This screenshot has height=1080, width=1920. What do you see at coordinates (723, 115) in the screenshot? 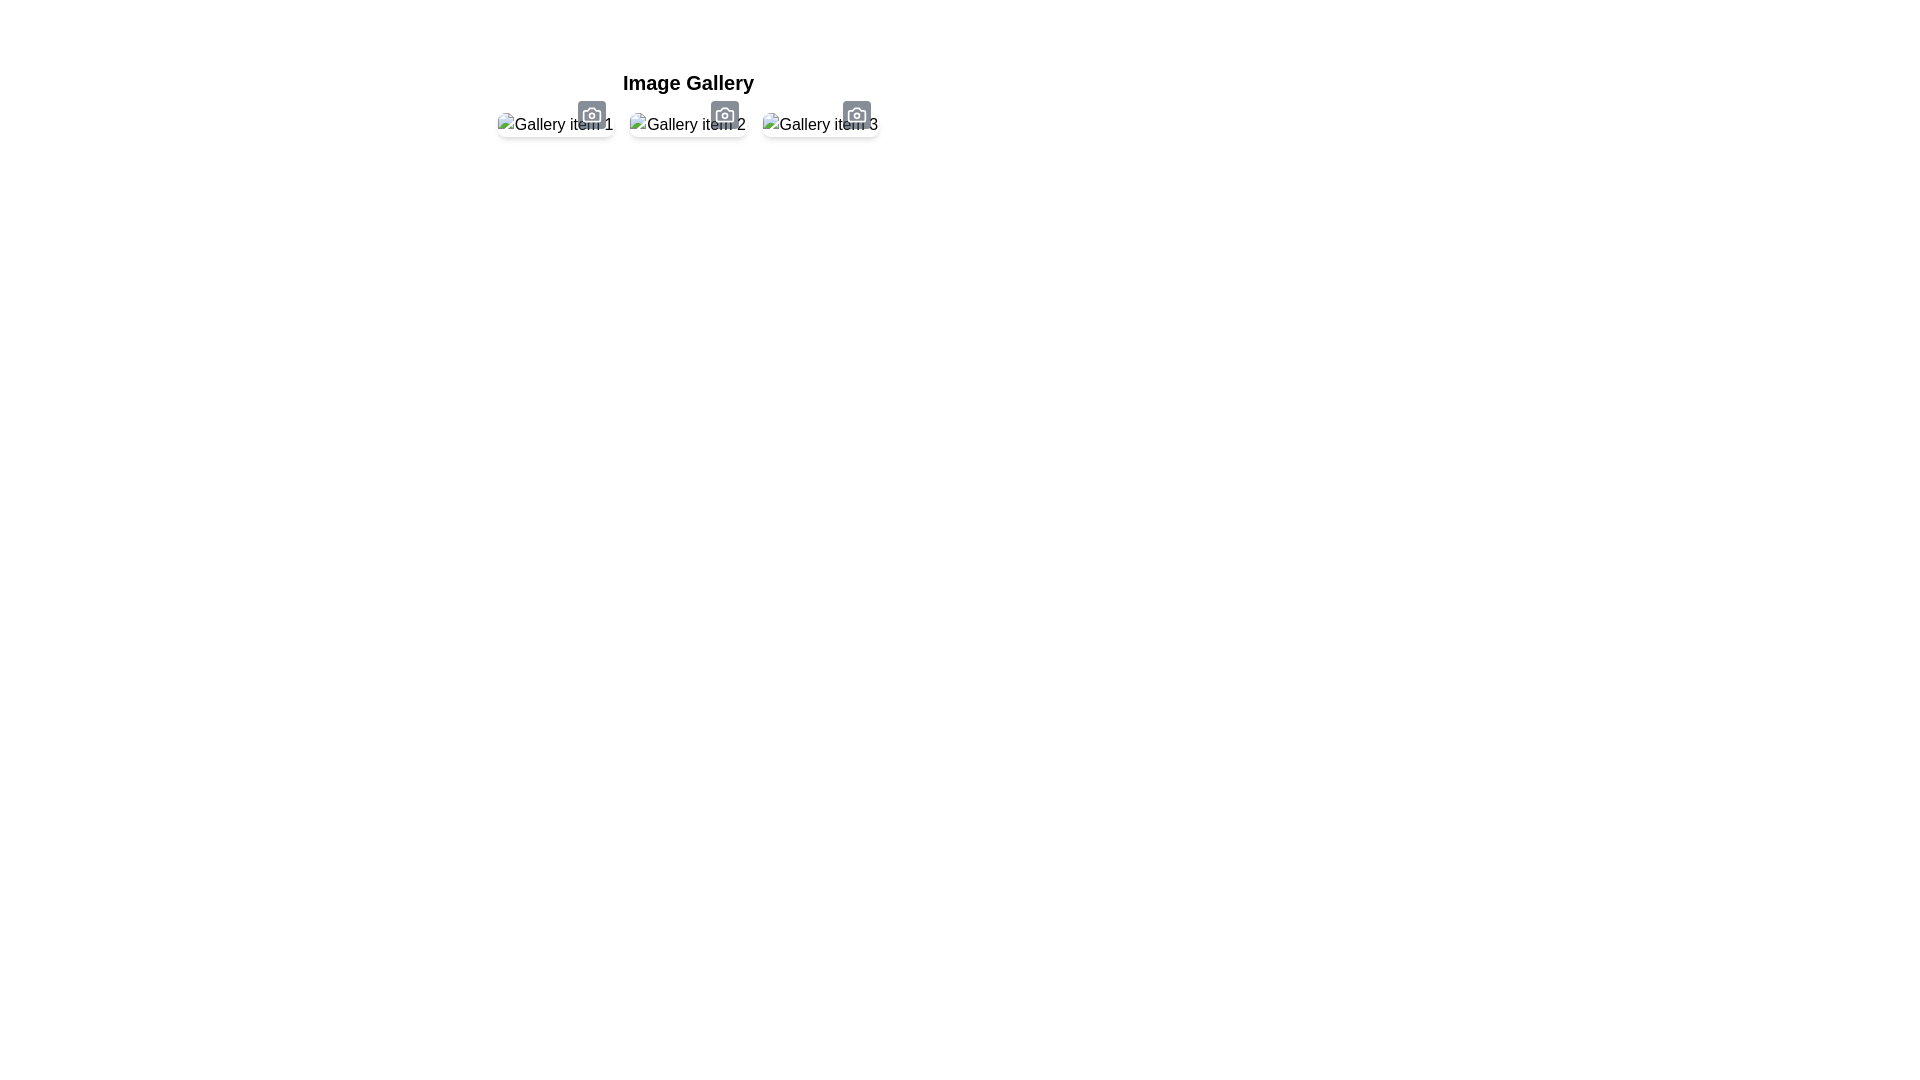
I see `the camera icon located at the bottom-right corner of the thumbnail labeled 'Gallery item 2' in the second position of the row under the 'Image Gallery' heading` at bounding box center [723, 115].